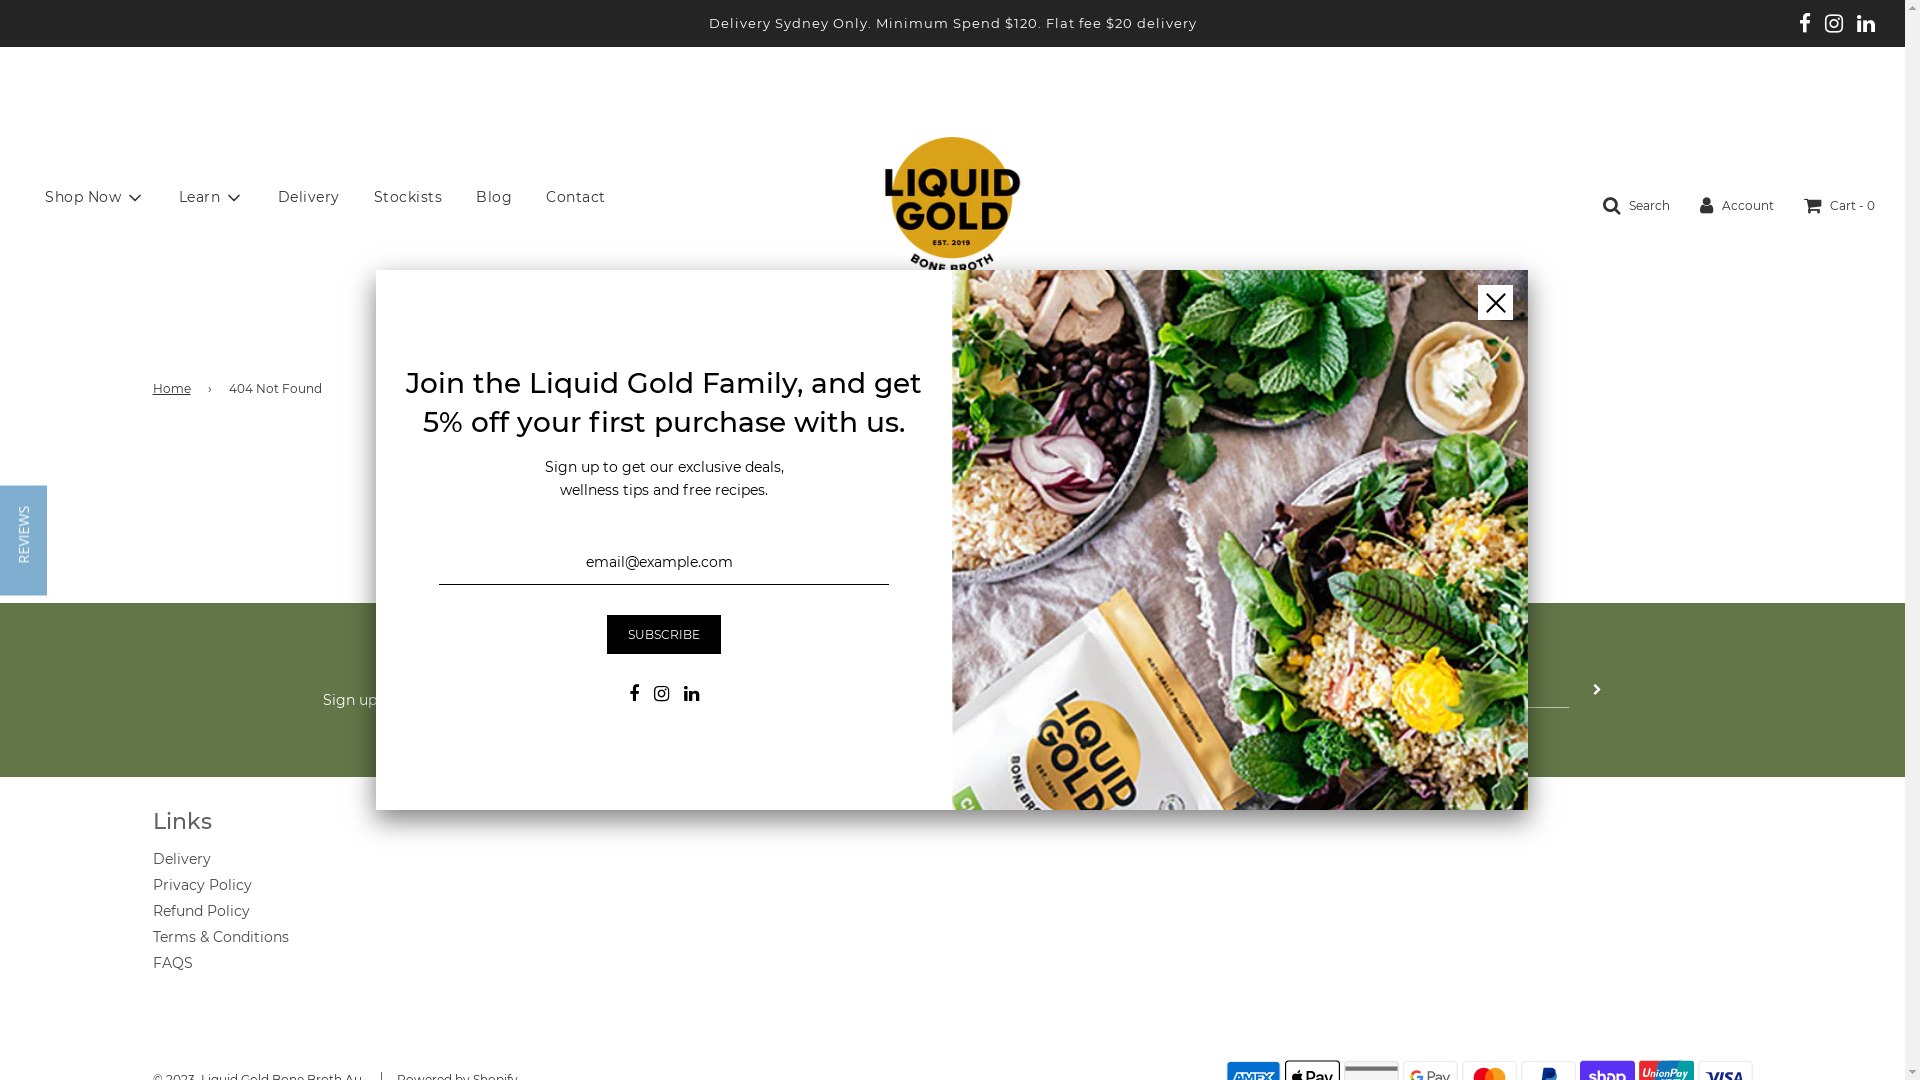 Image resolution: width=1920 pixels, height=1080 pixels. Describe the element at coordinates (1603, 204) in the screenshot. I see `'Search'` at that location.